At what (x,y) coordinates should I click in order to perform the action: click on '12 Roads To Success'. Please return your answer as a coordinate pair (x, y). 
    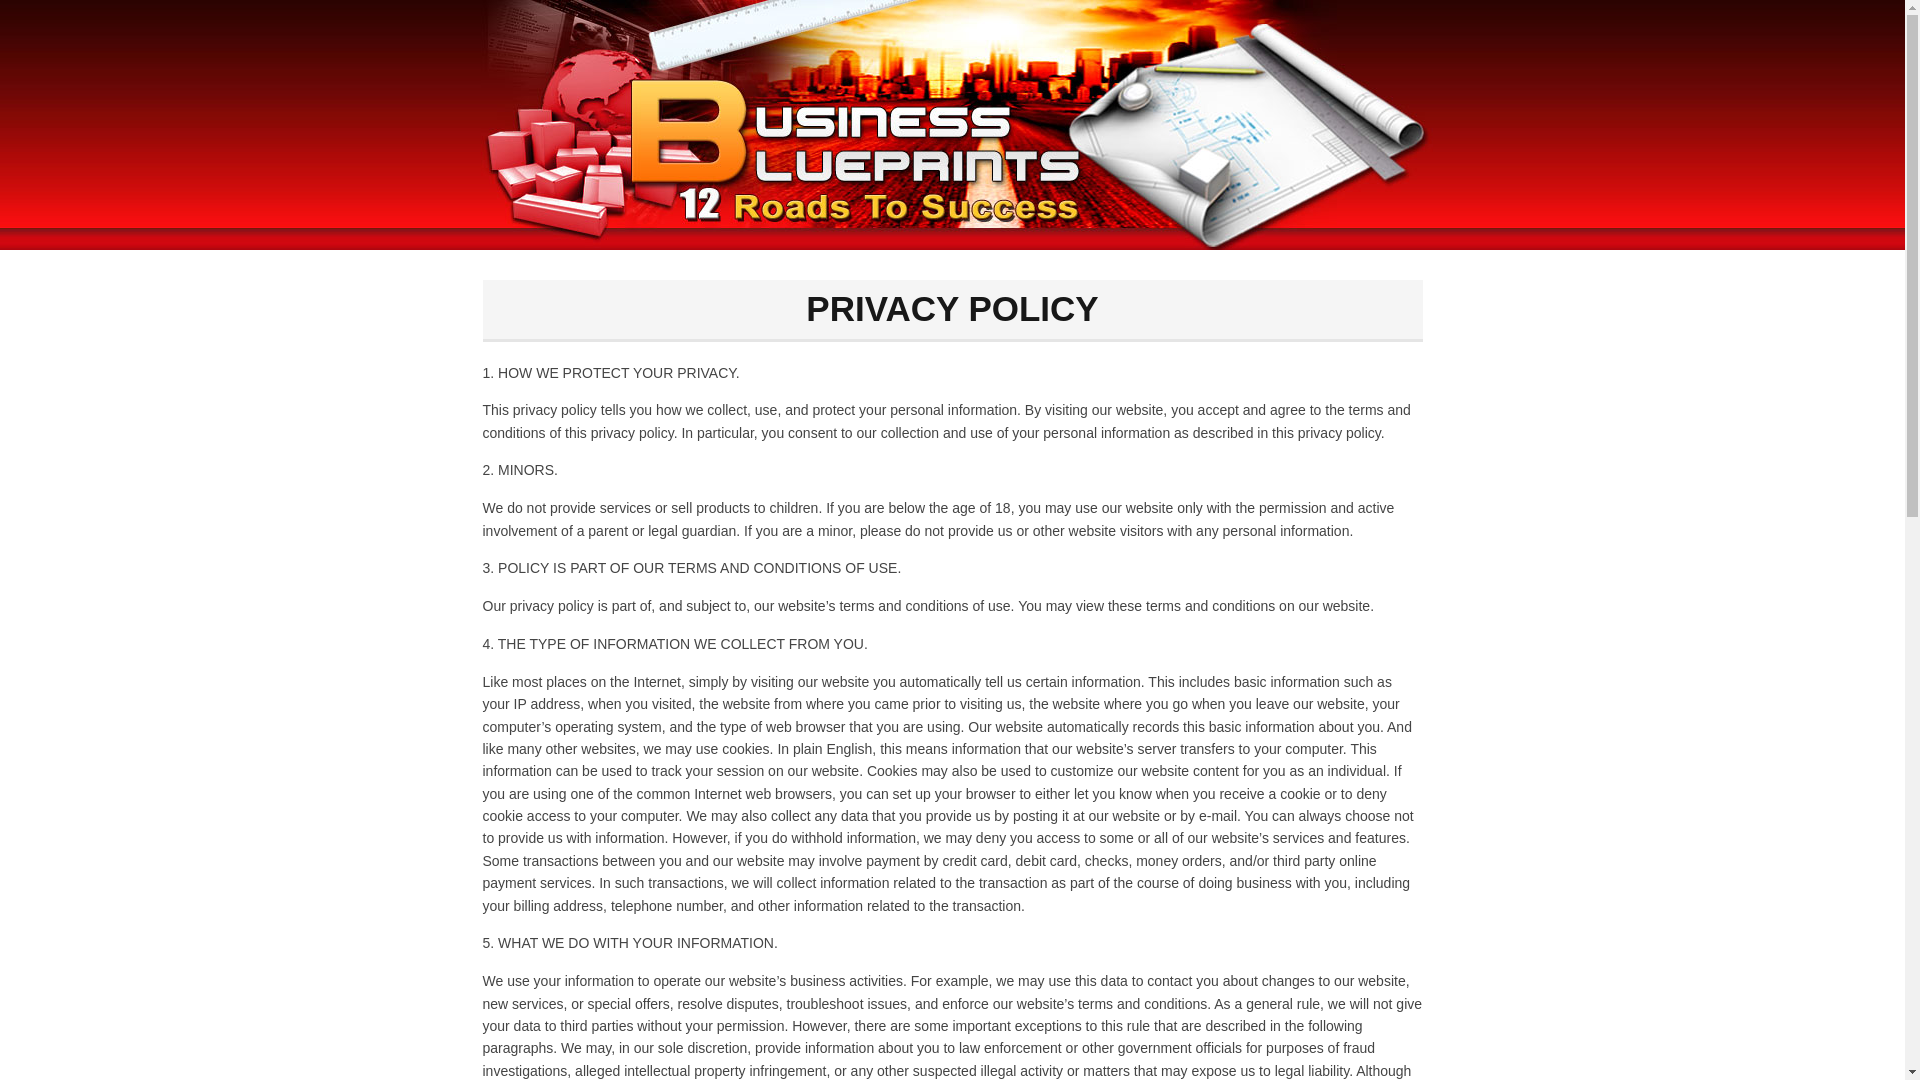
    Looking at the image, I should click on (950, 124).